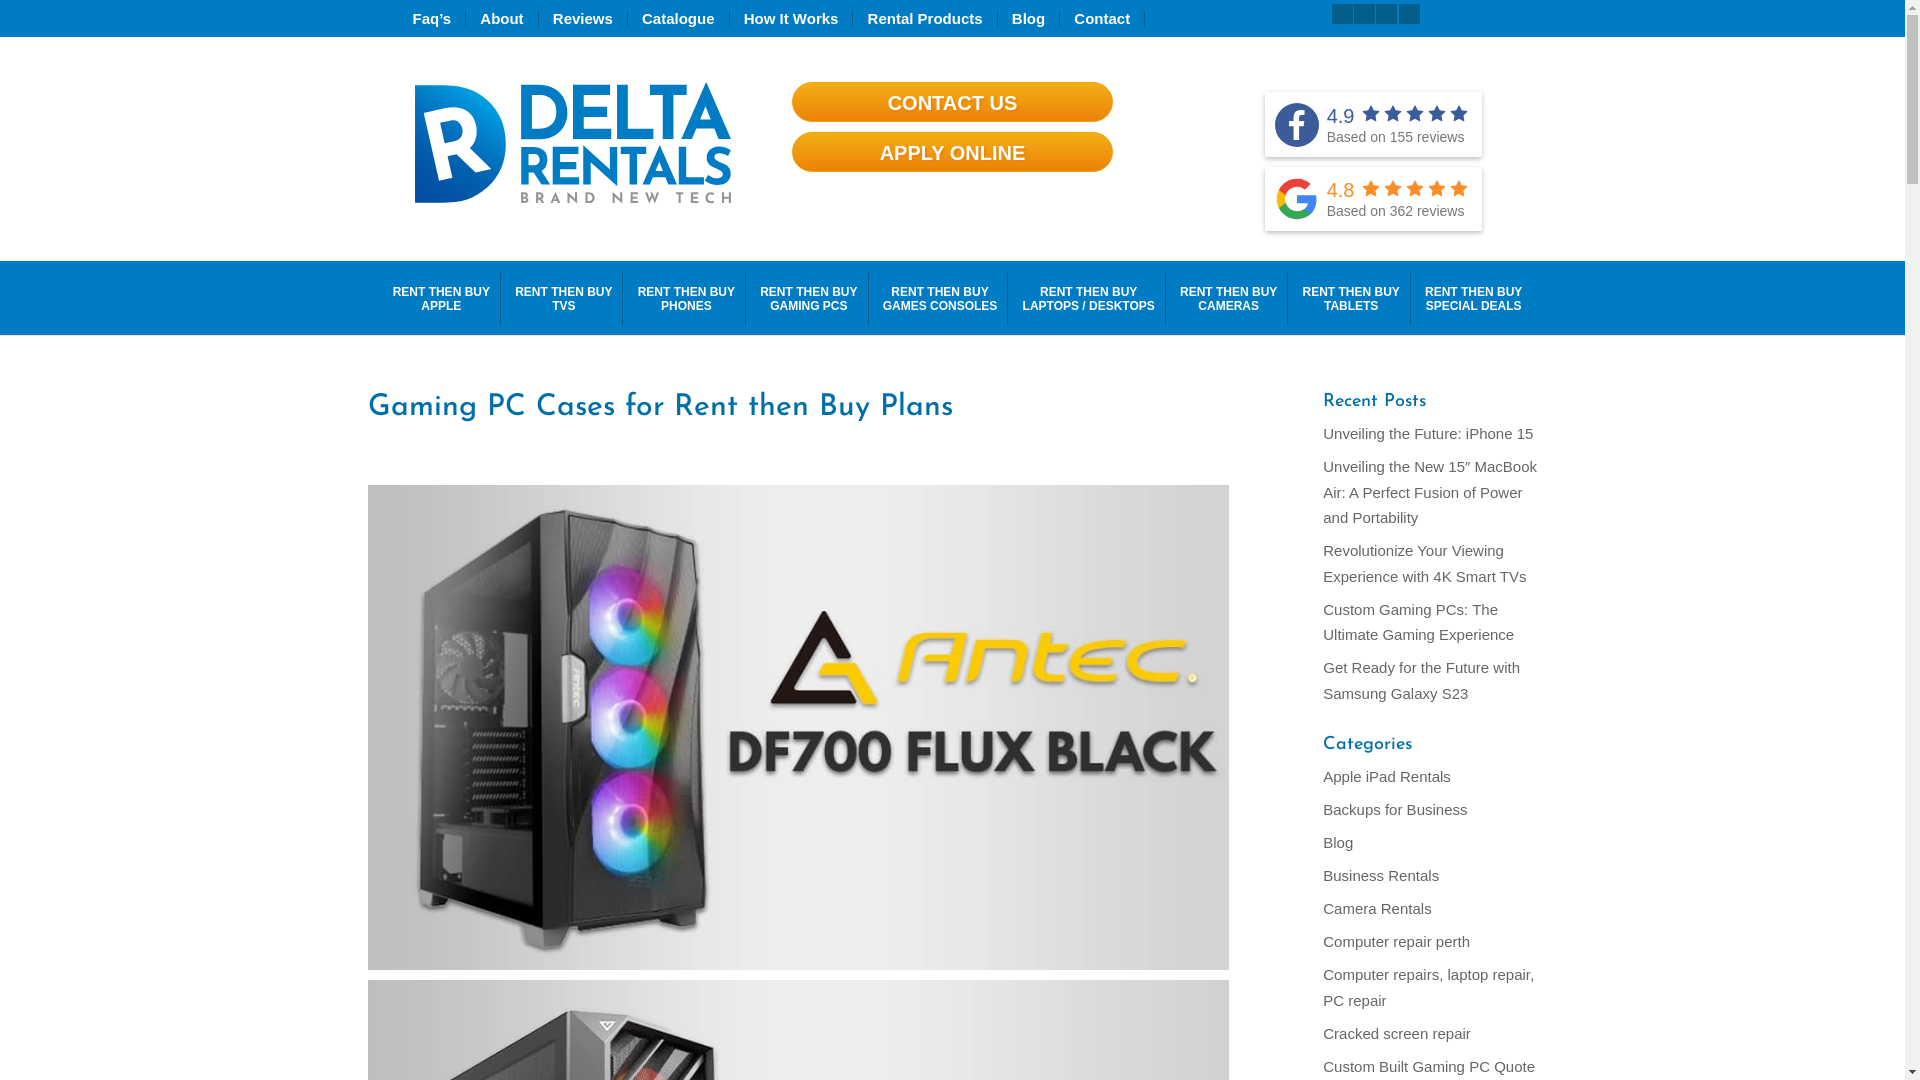 This screenshot has width=1920, height=1080. Describe the element at coordinates (686, 19) in the screenshot. I see `'Catalogue'` at that location.